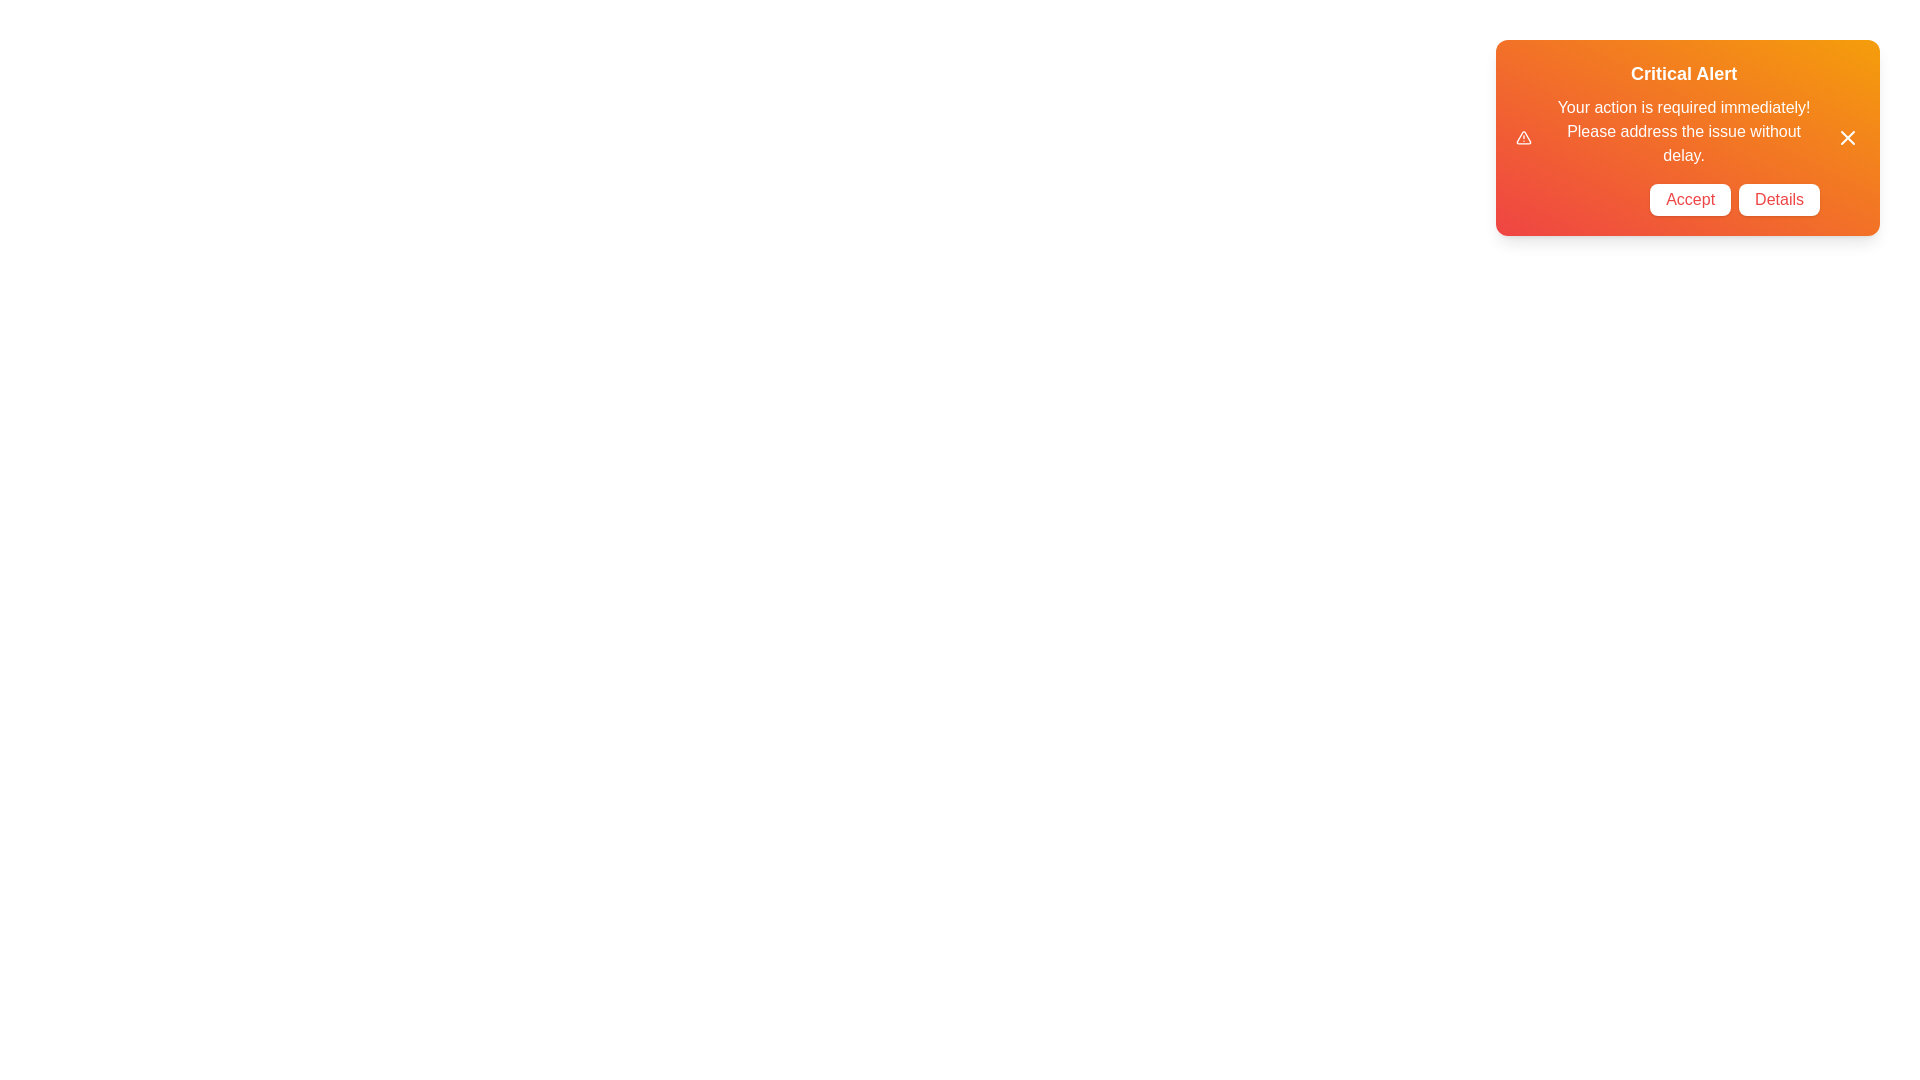 This screenshot has width=1920, height=1080. I want to click on the 'Details' button to observe its hover effects, so click(1779, 200).